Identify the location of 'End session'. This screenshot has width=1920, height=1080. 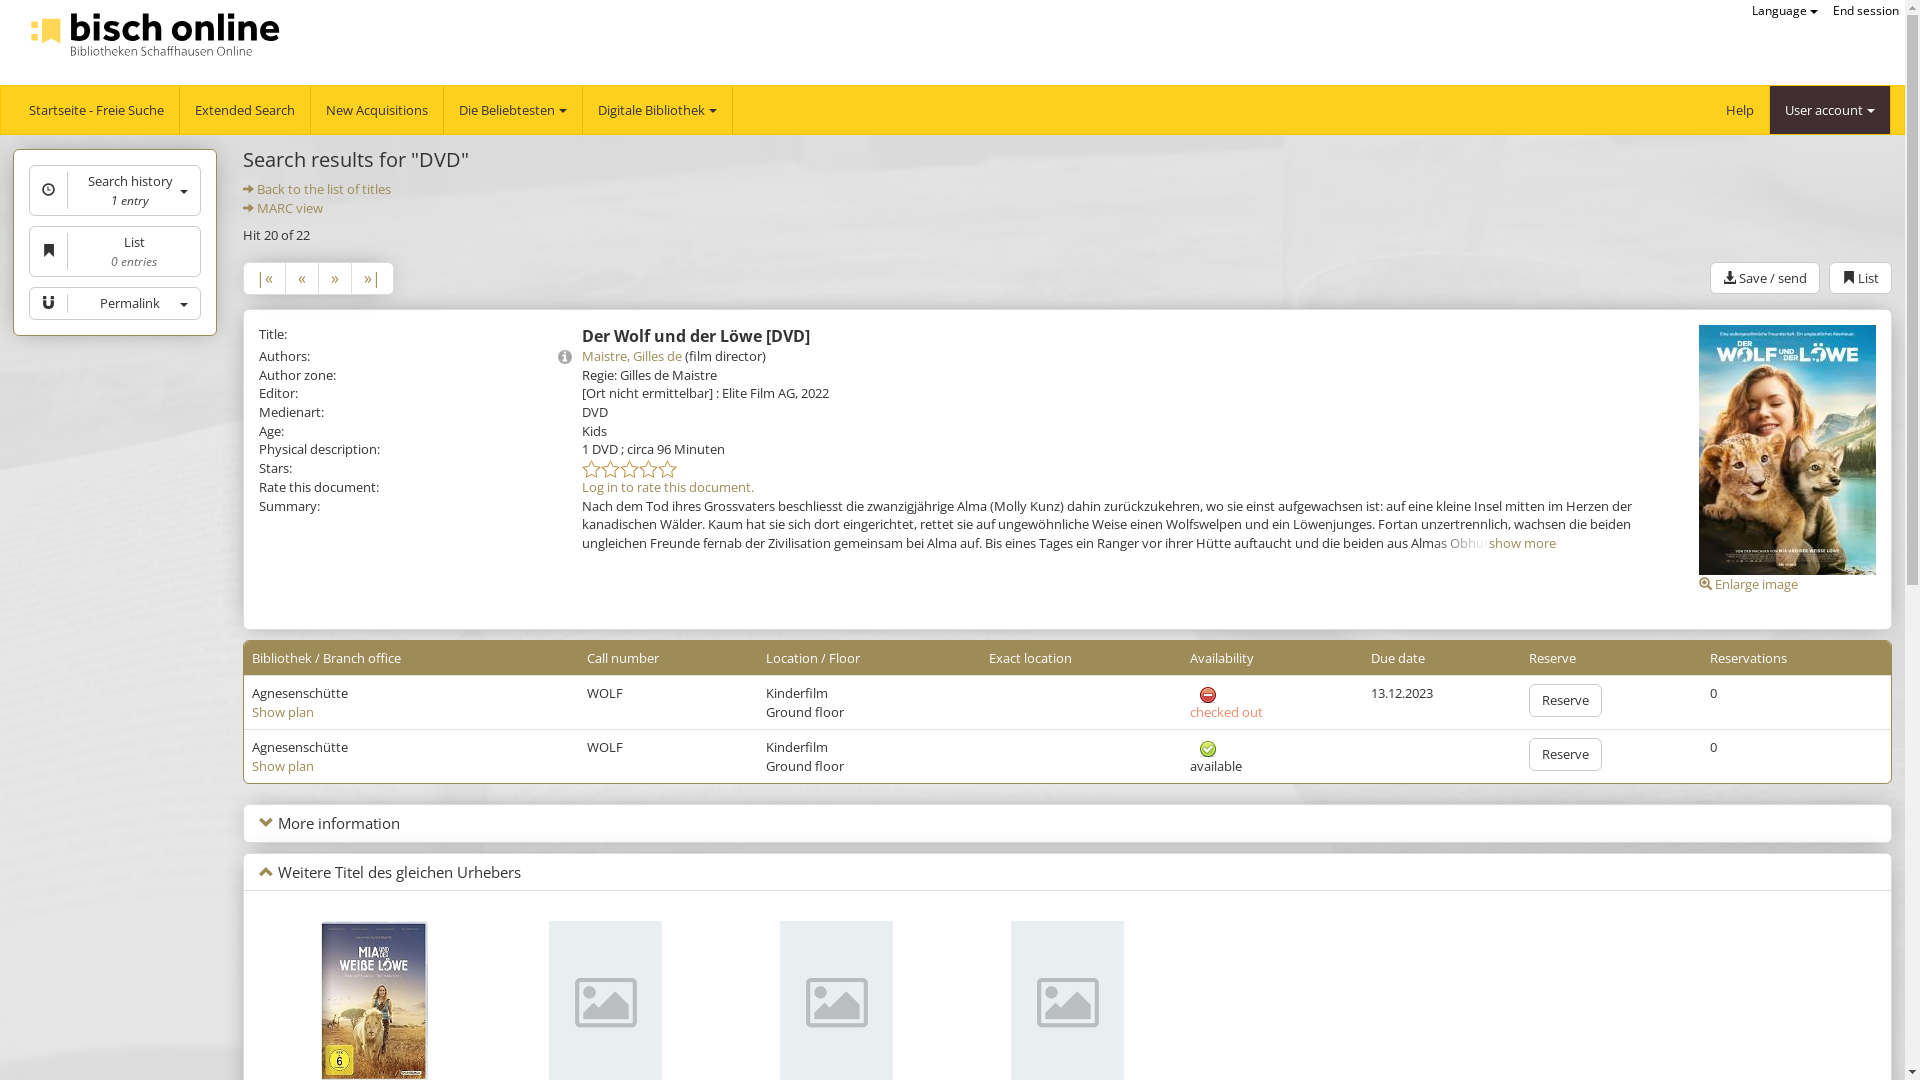
(1865, 11).